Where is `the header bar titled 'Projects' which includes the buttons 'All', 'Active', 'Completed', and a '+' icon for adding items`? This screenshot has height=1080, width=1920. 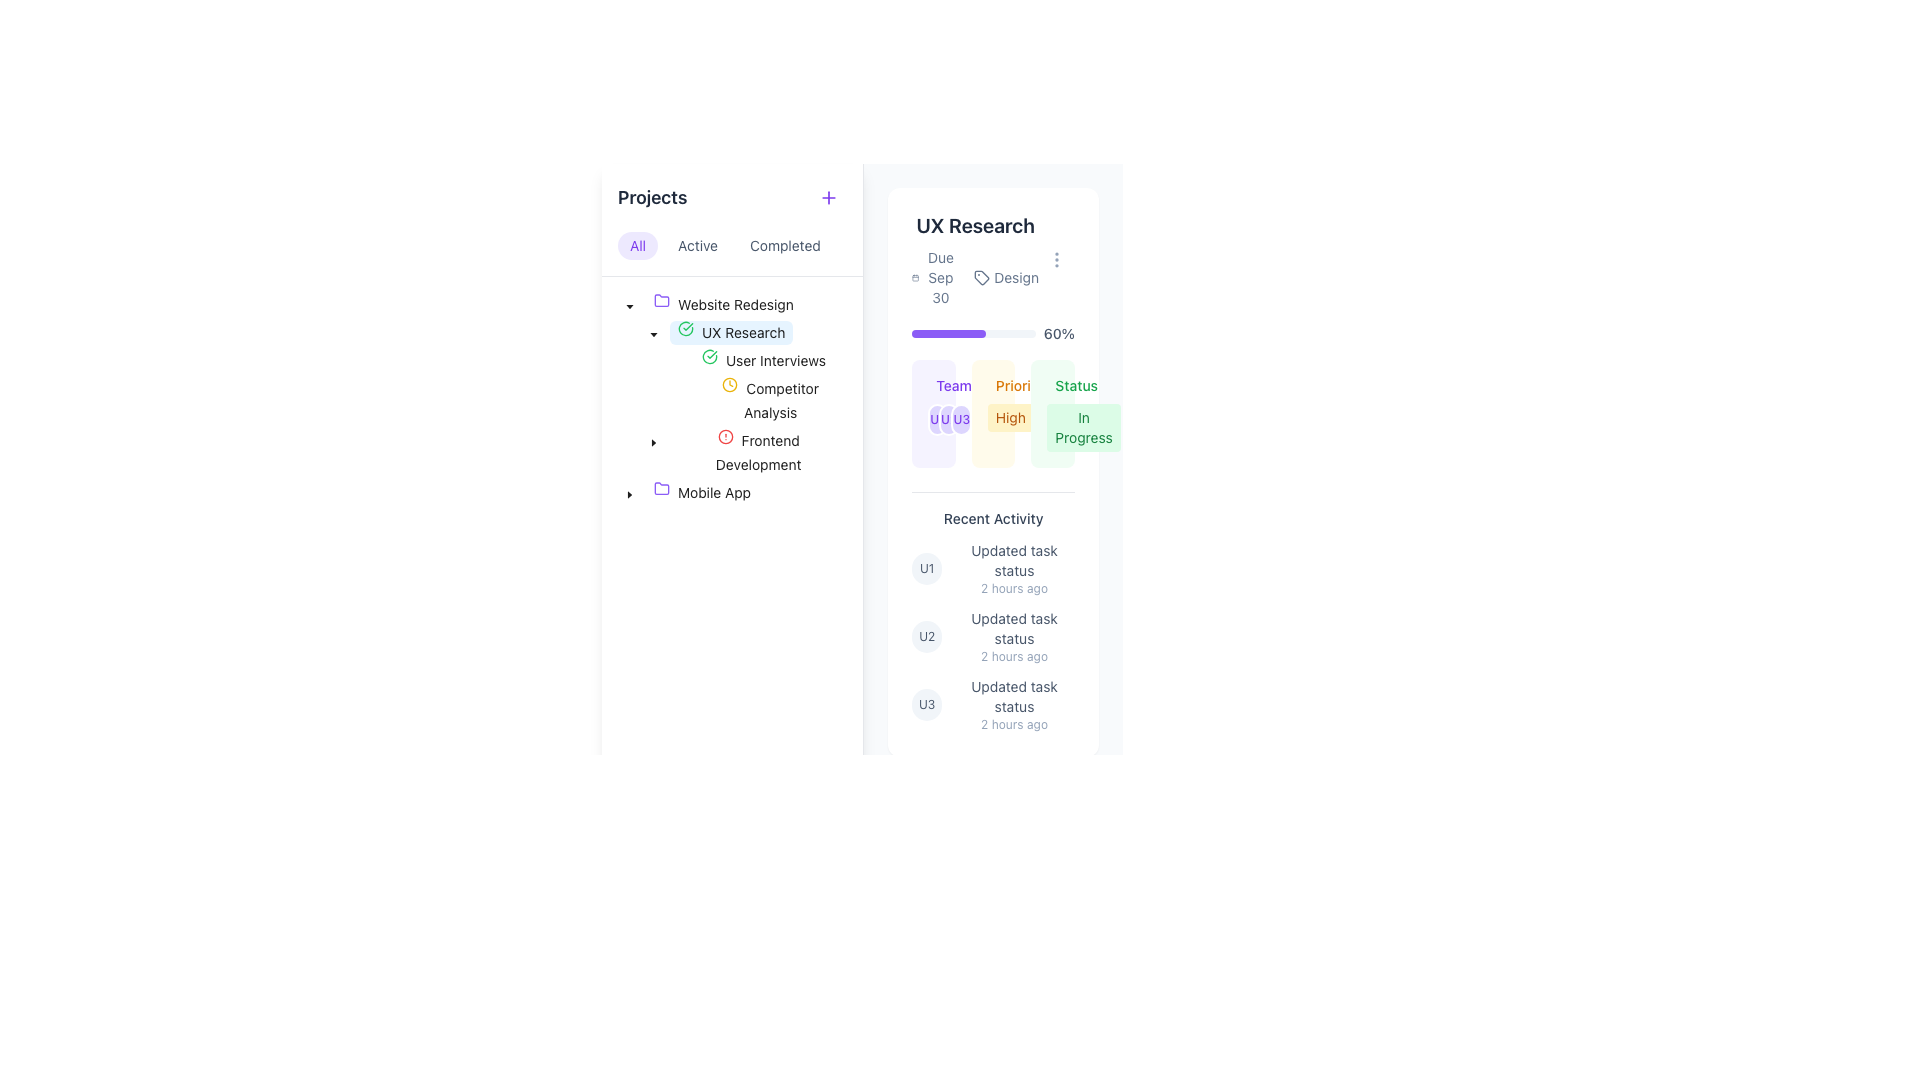
the header bar titled 'Projects' which includes the buttons 'All', 'Active', 'Completed', and a '+' icon for adding items is located at coordinates (731, 220).